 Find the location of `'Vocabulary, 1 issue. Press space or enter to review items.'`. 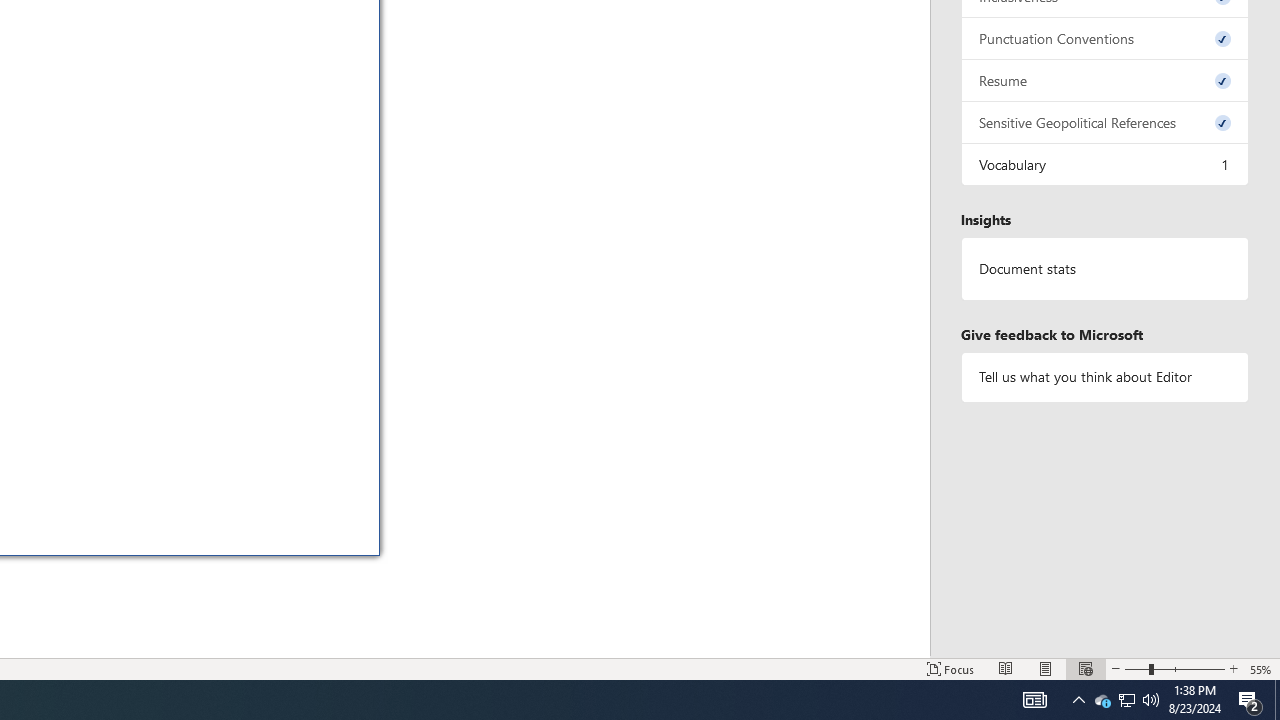

'Vocabulary, 1 issue. Press space or enter to review items.' is located at coordinates (1104, 163).